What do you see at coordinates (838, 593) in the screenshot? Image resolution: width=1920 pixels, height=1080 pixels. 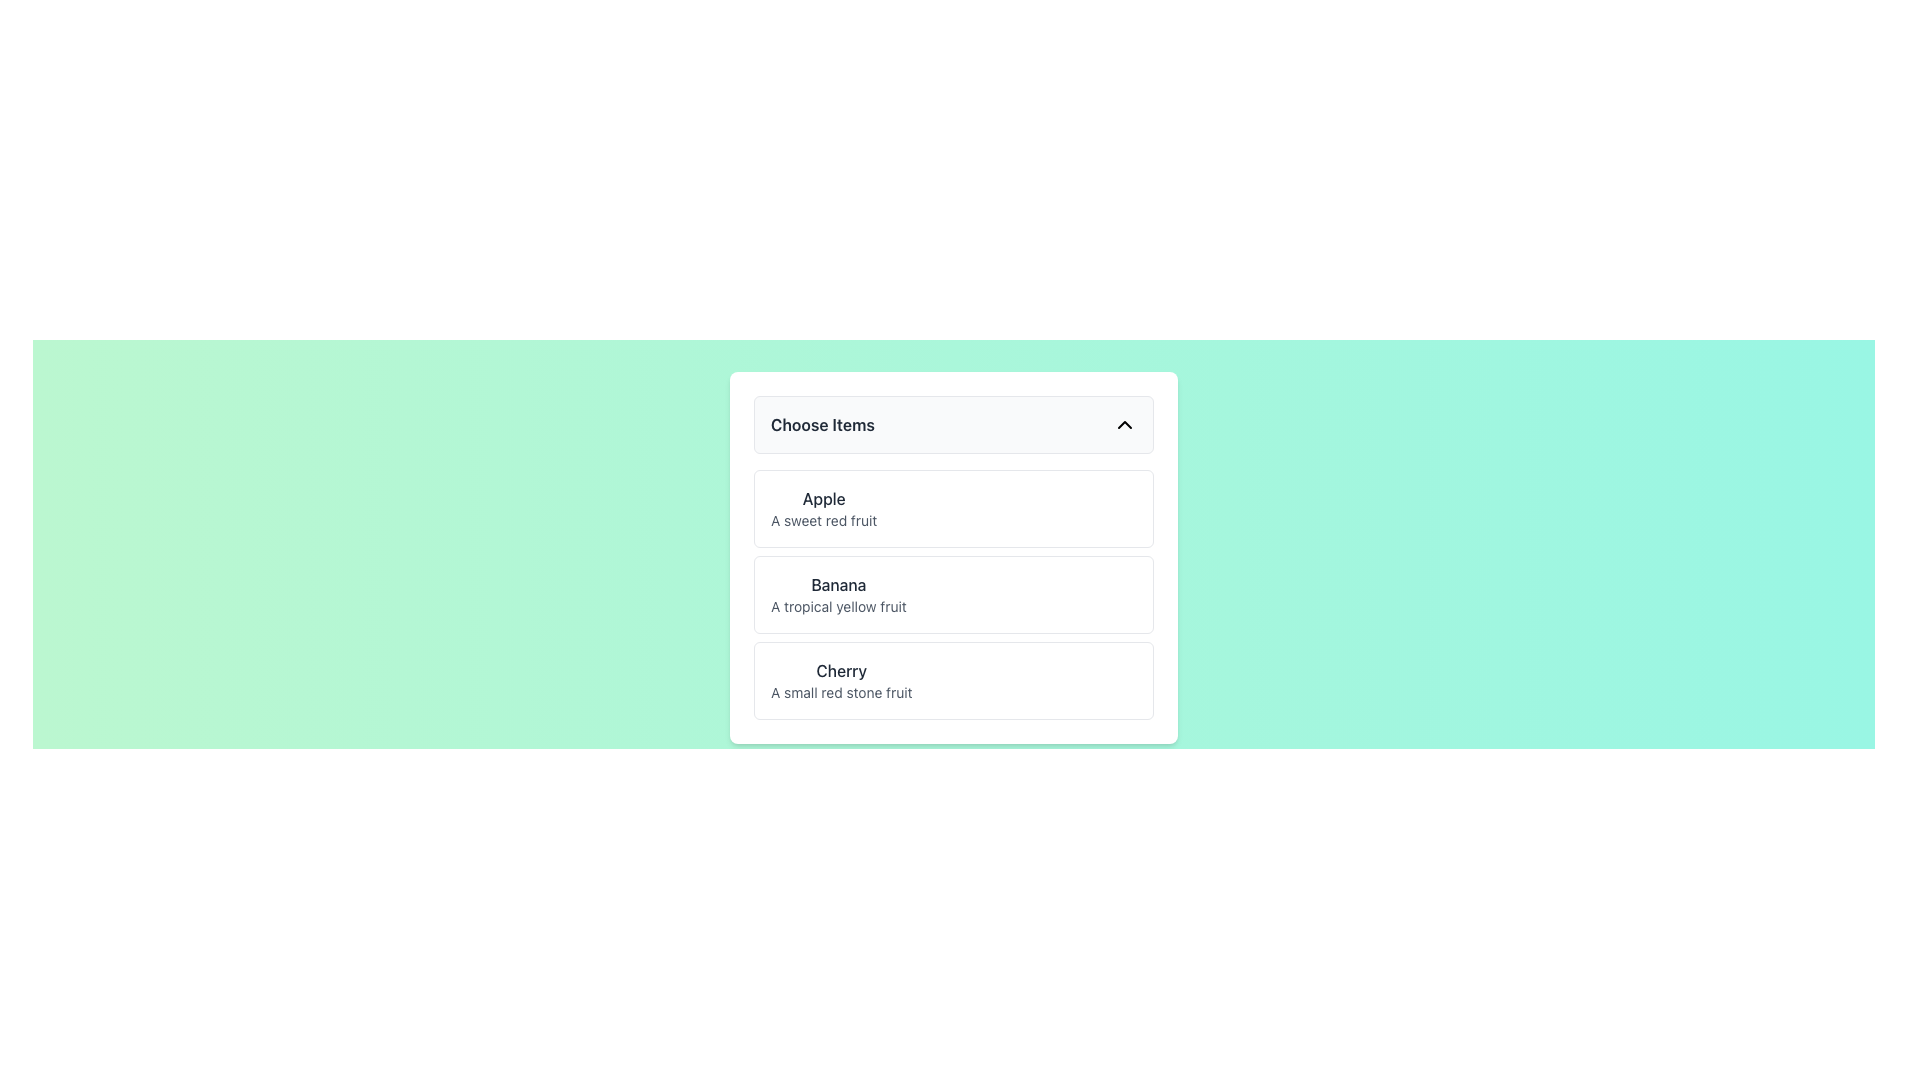 I see `the informative text block for 'Banana', which is the second item in the dropdown menu titled 'Choose Items', positioned below 'Apple' and above 'Cherry'` at bounding box center [838, 593].